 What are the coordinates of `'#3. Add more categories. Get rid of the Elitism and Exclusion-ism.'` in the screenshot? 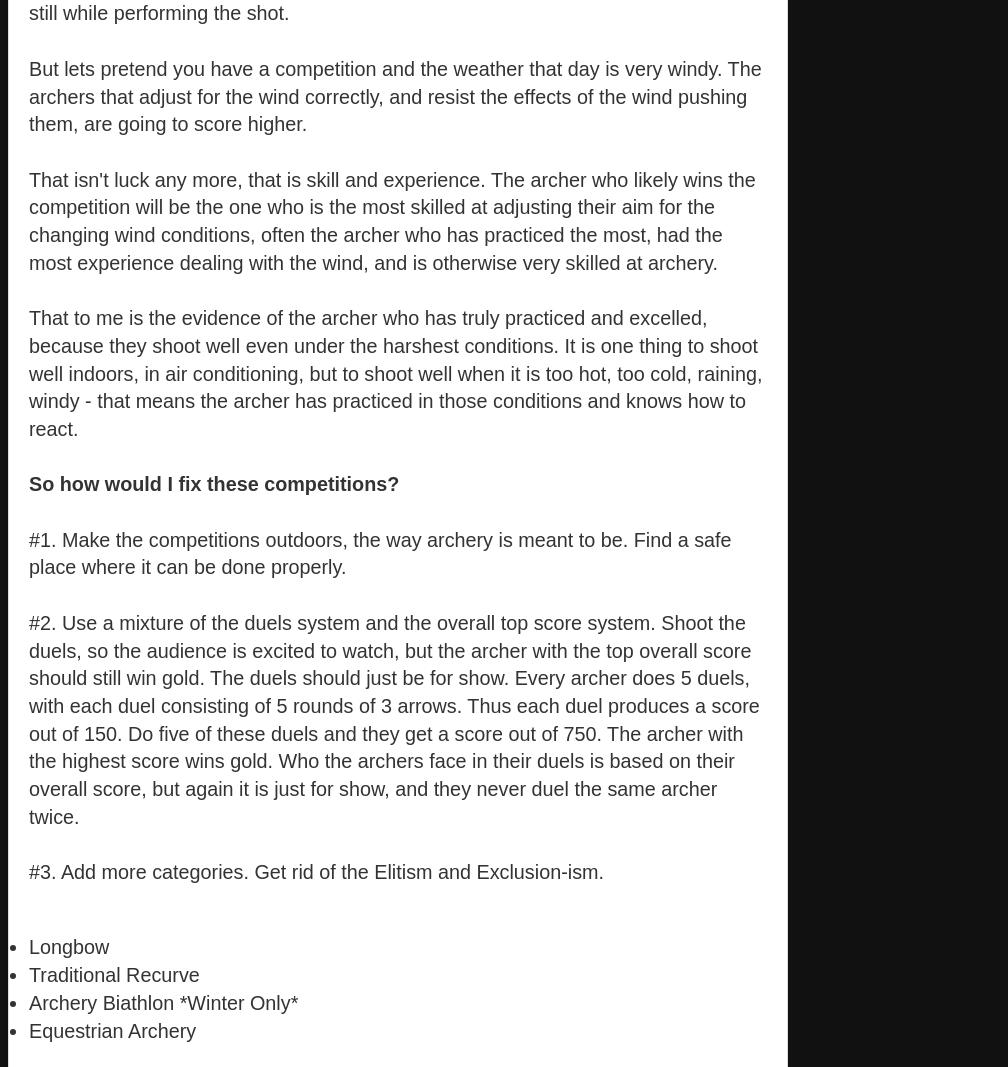 It's located at (316, 870).